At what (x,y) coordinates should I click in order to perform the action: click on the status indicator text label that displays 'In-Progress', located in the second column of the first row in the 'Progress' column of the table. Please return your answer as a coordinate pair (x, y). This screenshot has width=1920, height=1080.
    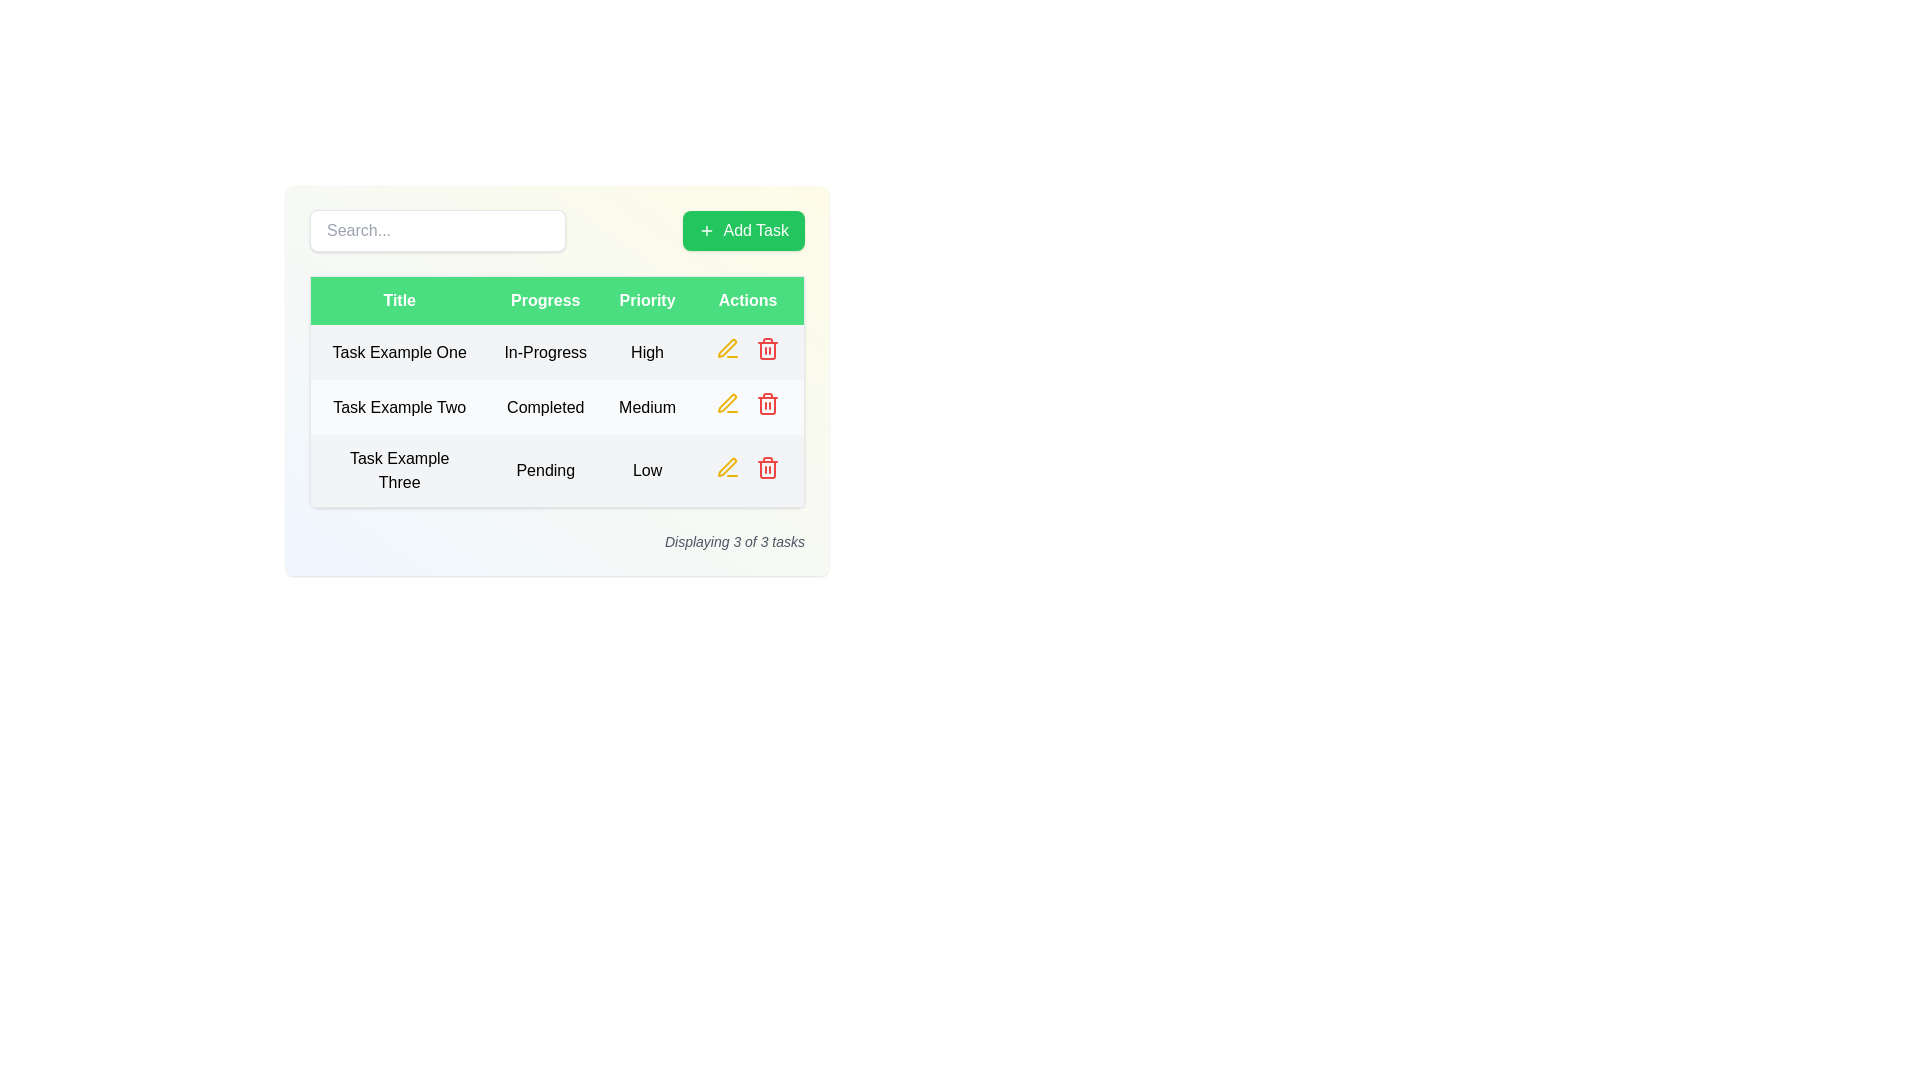
    Looking at the image, I should click on (545, 351).